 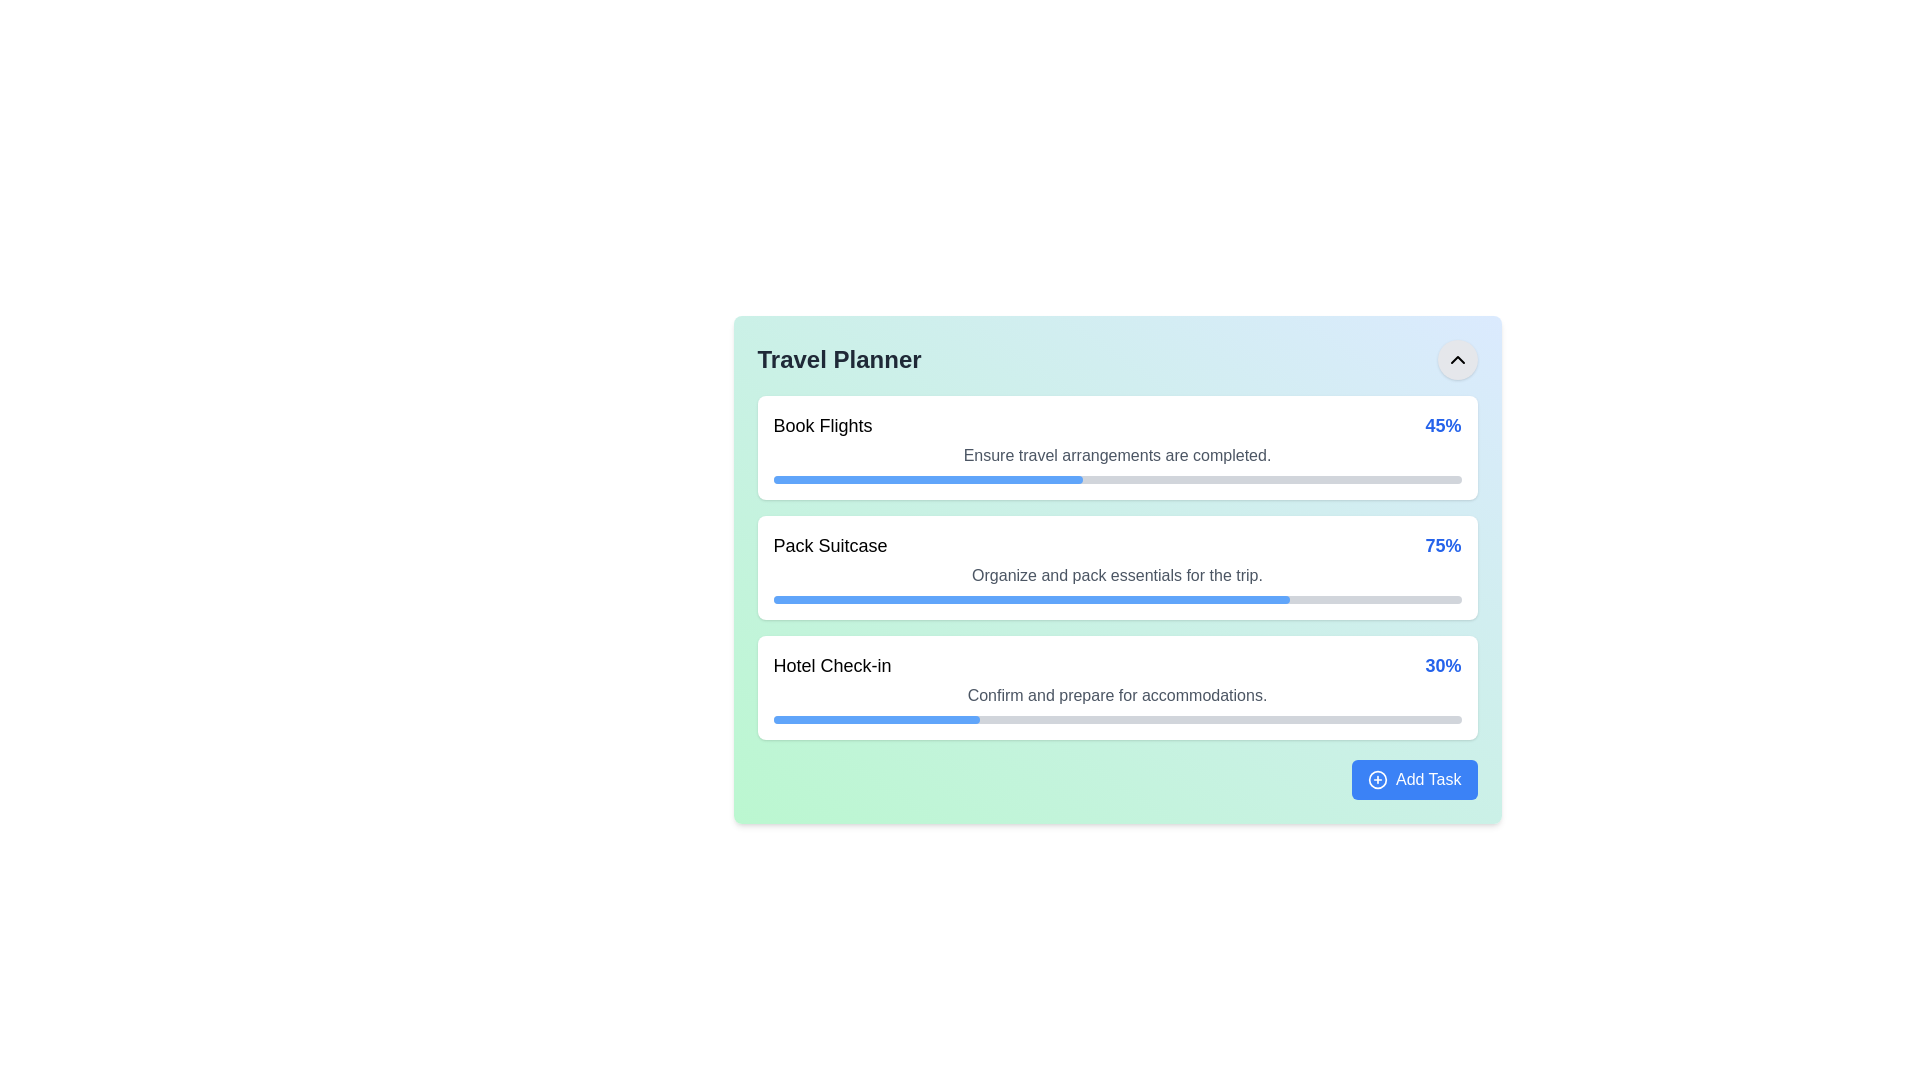 I want to click on the blue progress bar segment that occupies the leftmost 45% of the horizontal bar in the 'Book Flights' section of the 'Travel Planner' interface, so click(x=927, y=479).